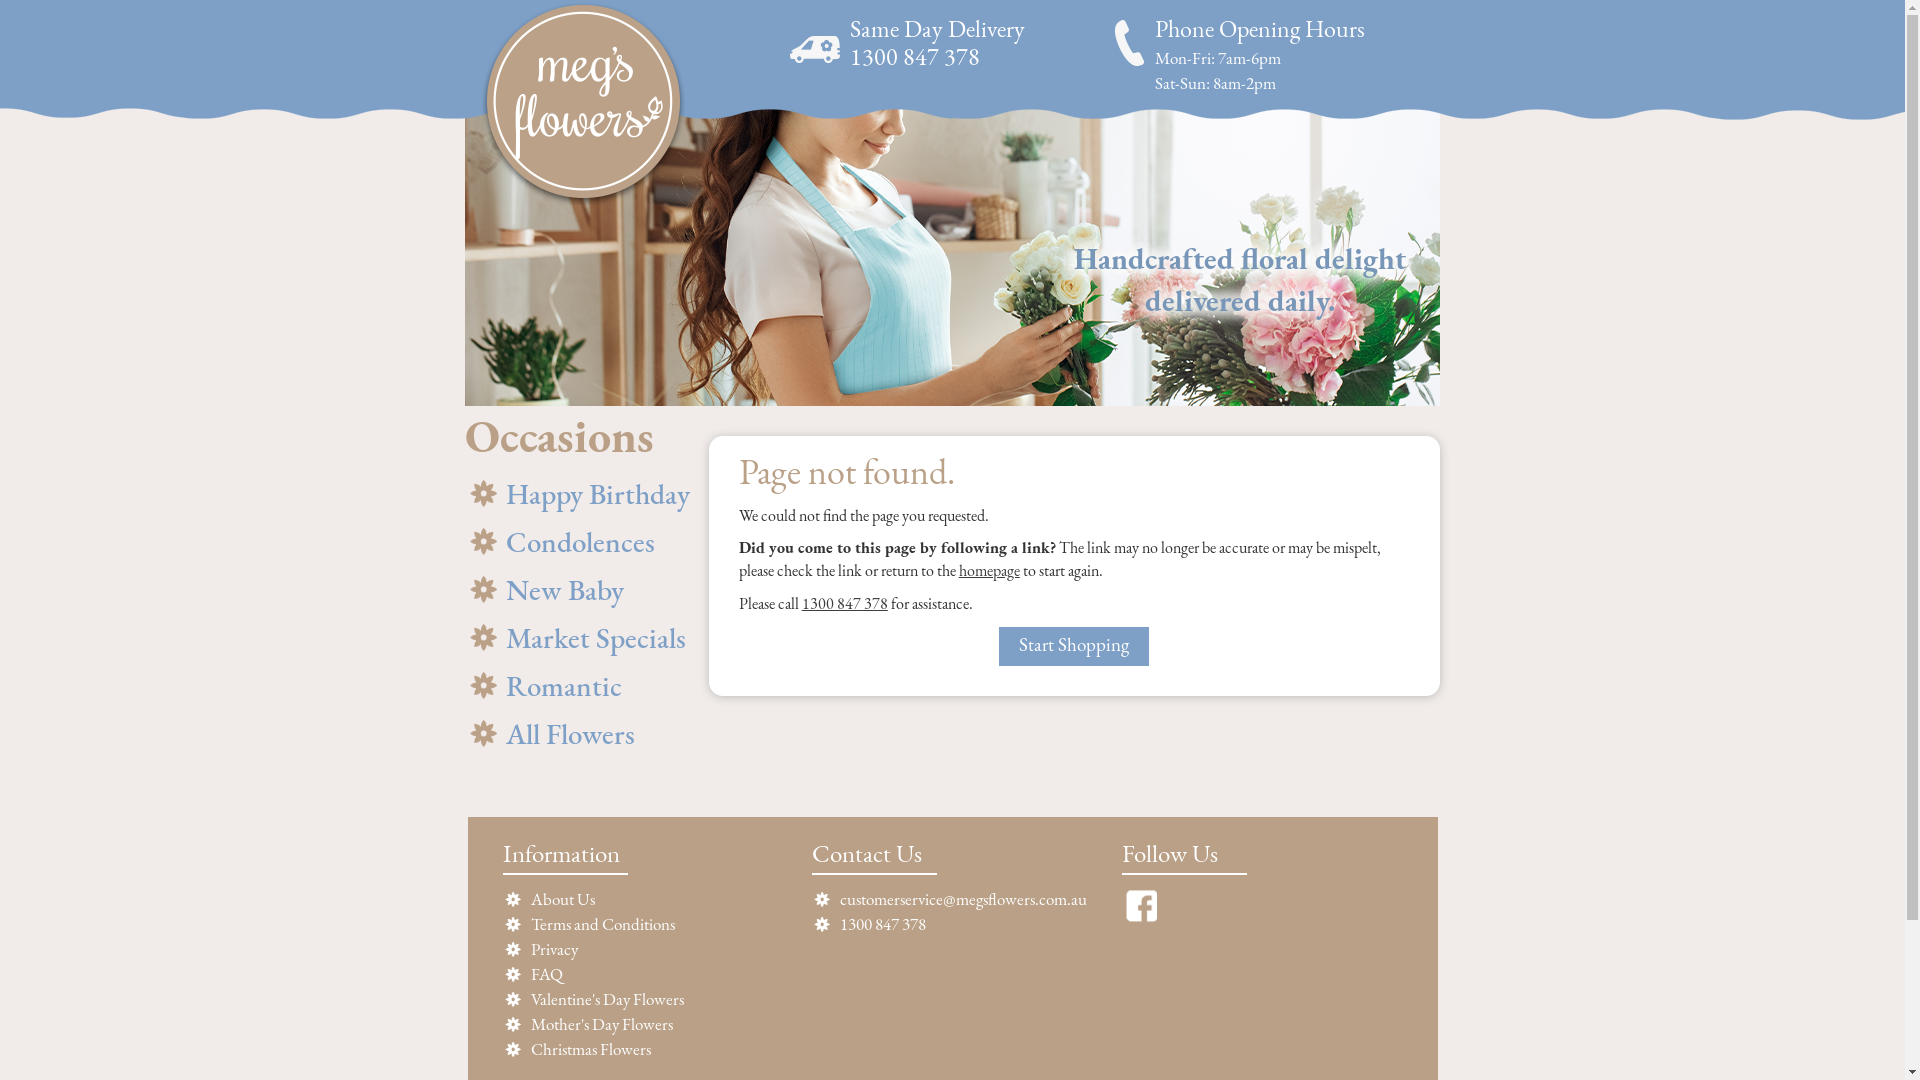 Image resolution: width=1920 pixels, height=1080 pixels. I want to click on 'All Flowers', so click(578, 734).